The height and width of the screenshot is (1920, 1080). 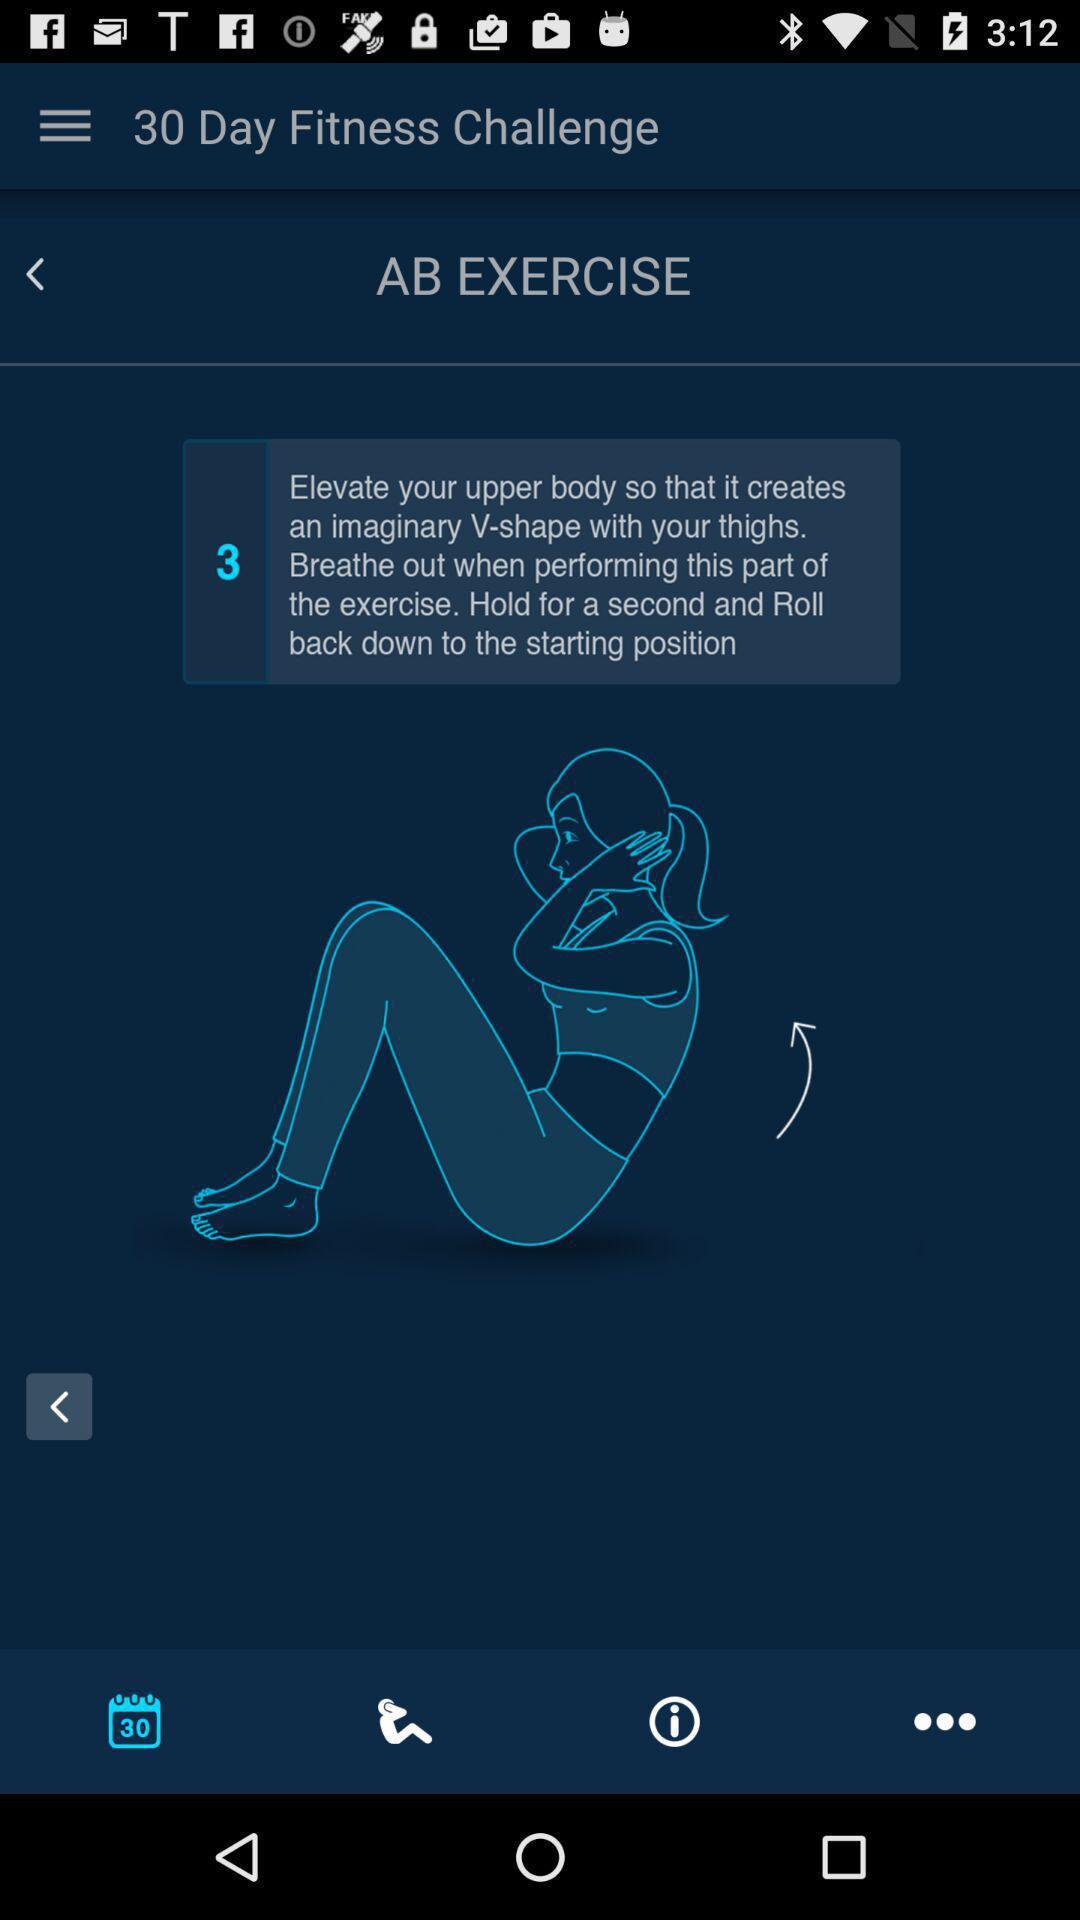 What do you see at coordinates (58, 292) in the screenshot?
I see `the arrow_backward icon` at bounding box center [58, 292].